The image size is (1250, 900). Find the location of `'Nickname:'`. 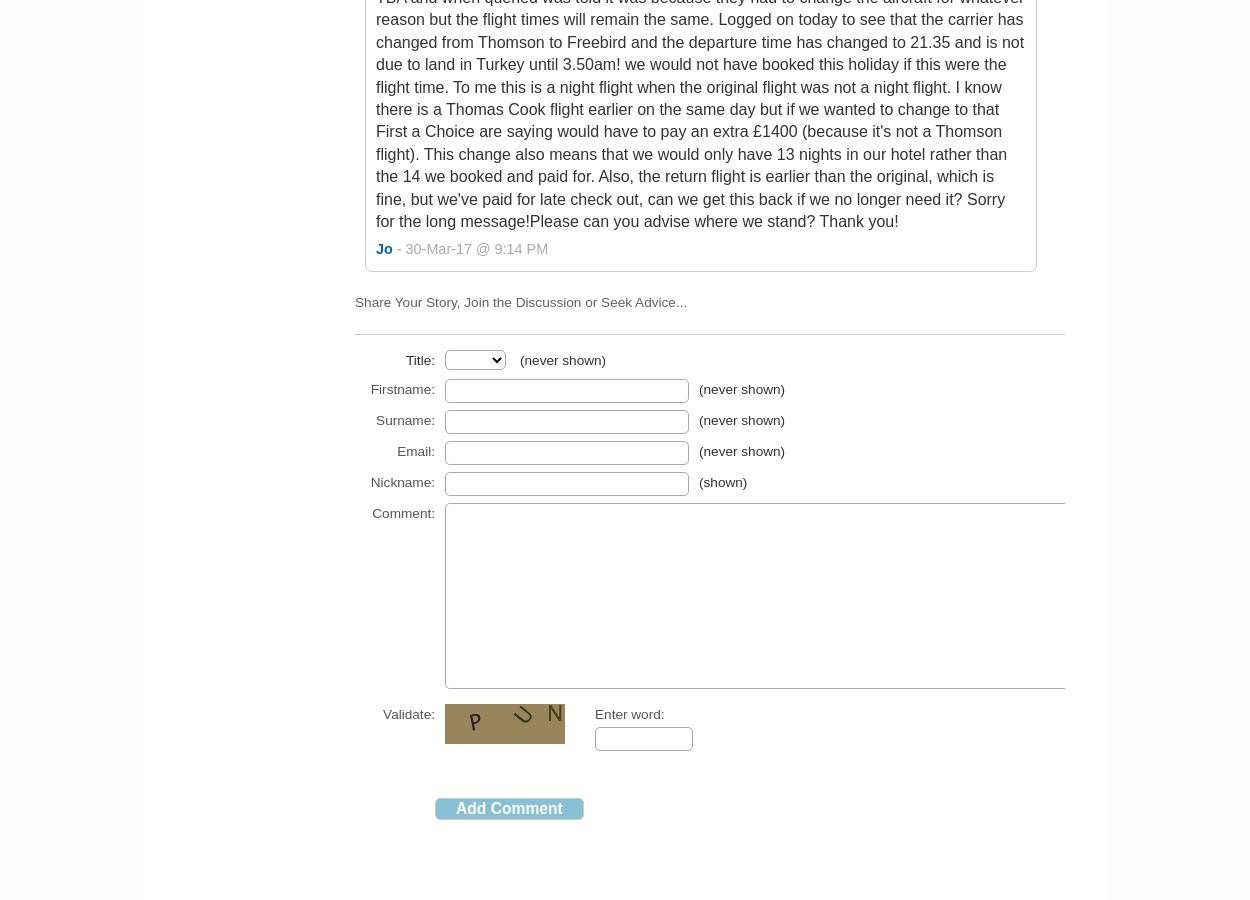

'Nickname:' is located at coordinates (369, 481).